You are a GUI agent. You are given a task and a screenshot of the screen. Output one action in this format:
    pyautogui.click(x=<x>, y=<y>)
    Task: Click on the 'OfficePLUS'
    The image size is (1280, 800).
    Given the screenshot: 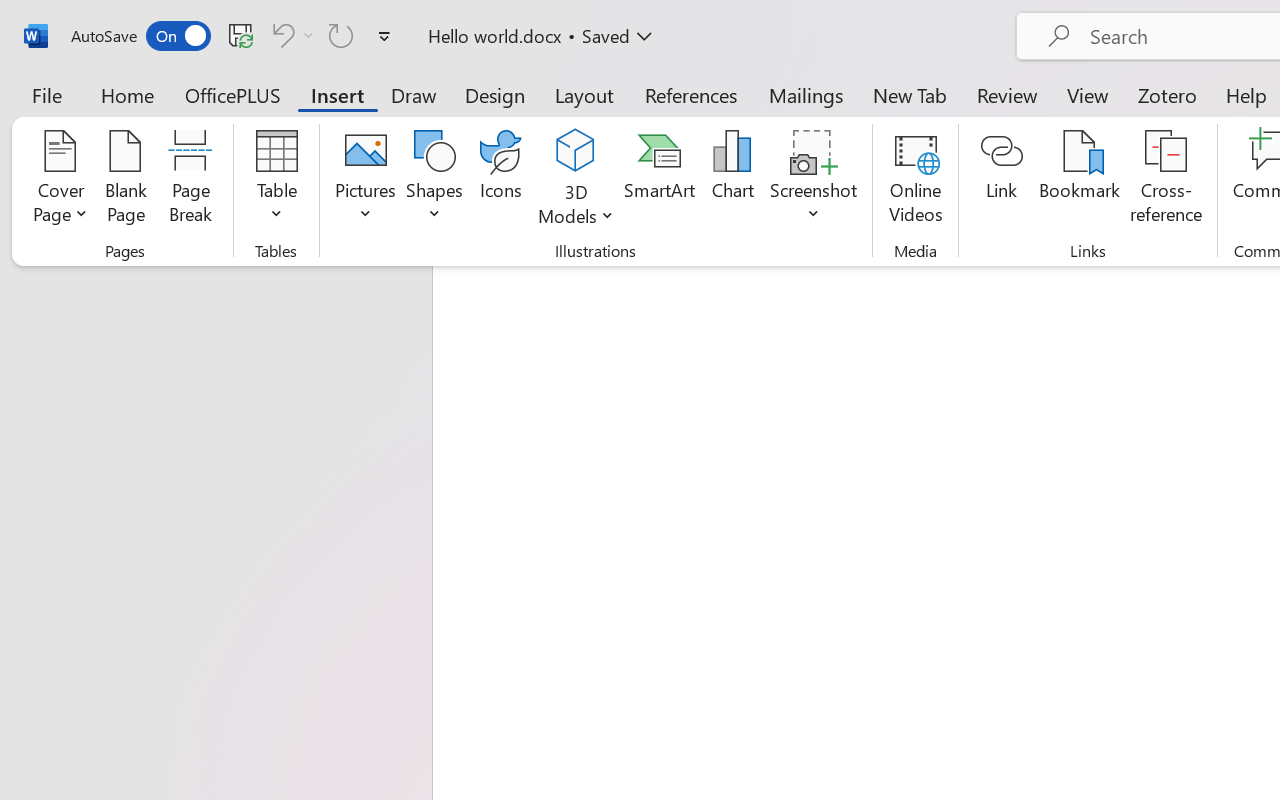 What is the action you would take?
    pyautogui.click(x=233, y=94)
    